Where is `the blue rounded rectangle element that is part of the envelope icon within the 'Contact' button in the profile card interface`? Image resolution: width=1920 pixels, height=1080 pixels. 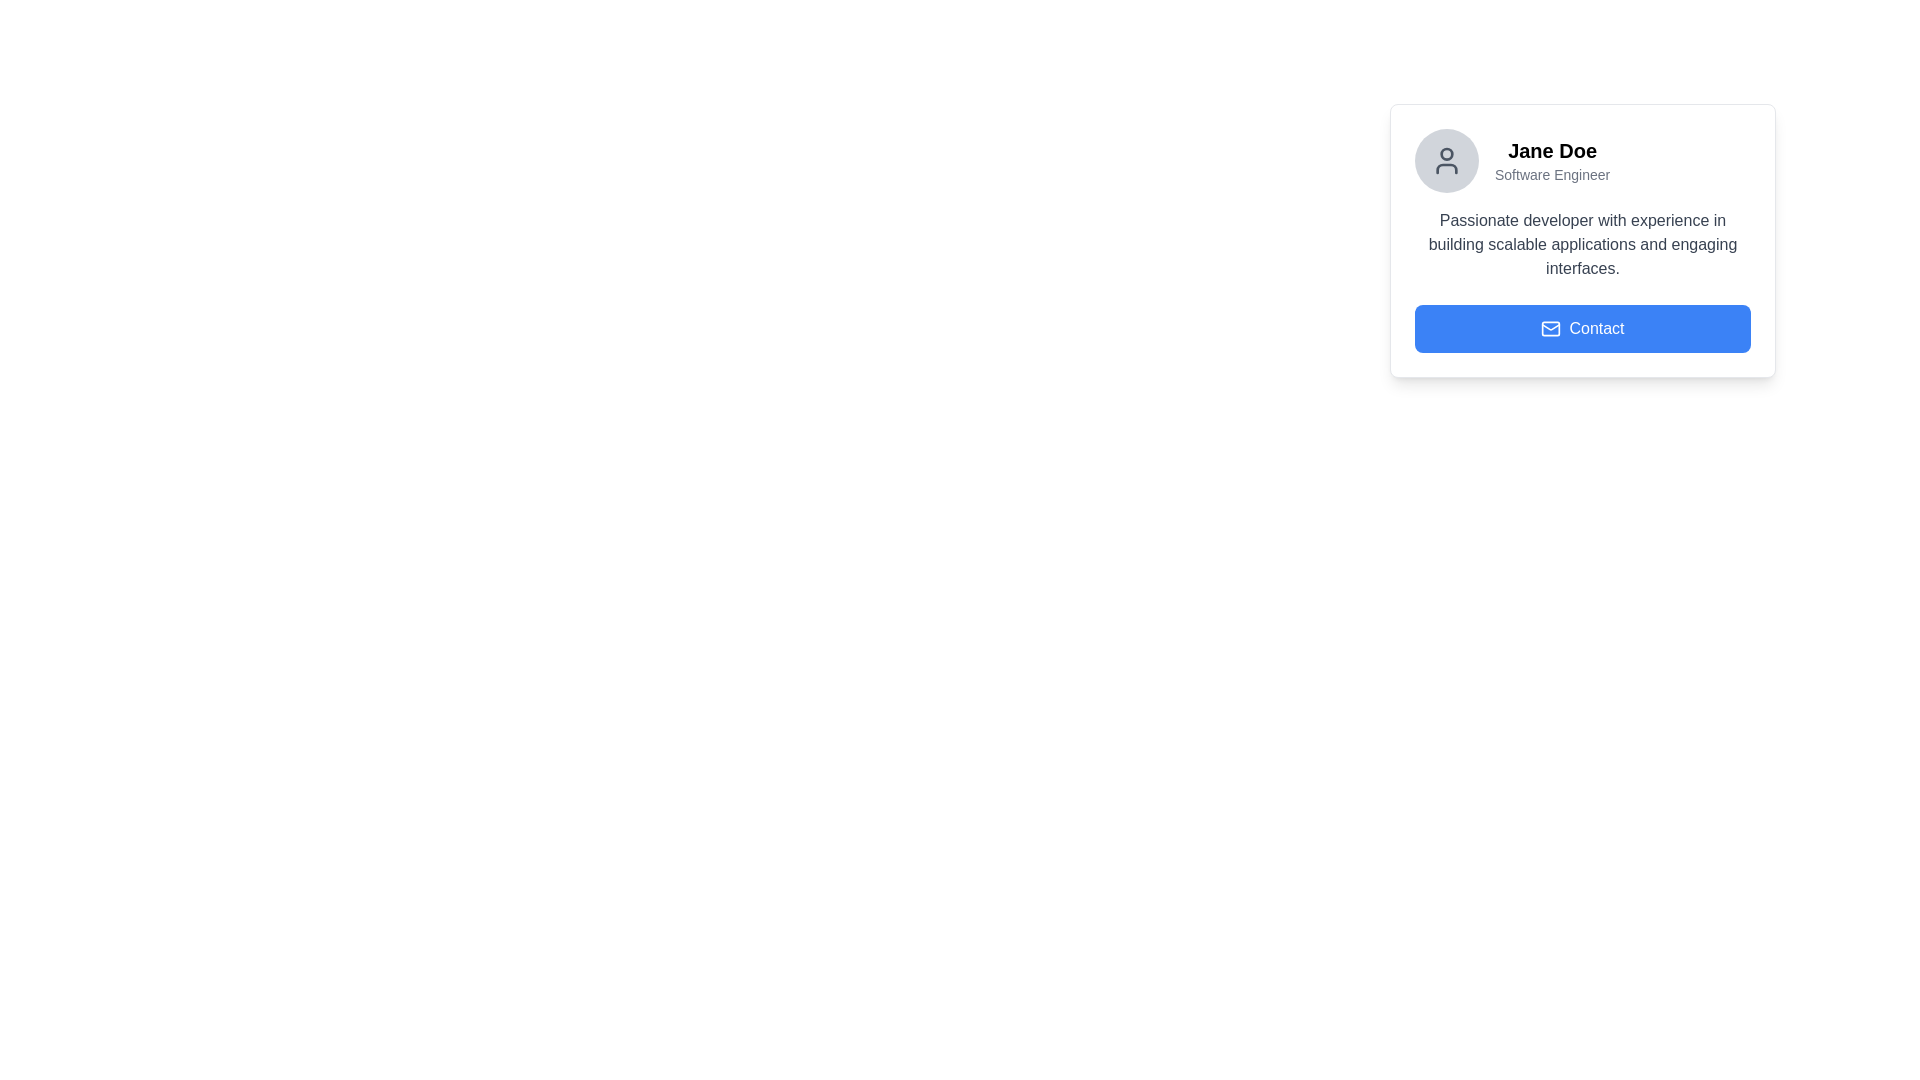
the blue rounded rectangle element that is part of the envelope icon within the 'Contact' button in the profile card interface is located at coordinates (1550, 327).